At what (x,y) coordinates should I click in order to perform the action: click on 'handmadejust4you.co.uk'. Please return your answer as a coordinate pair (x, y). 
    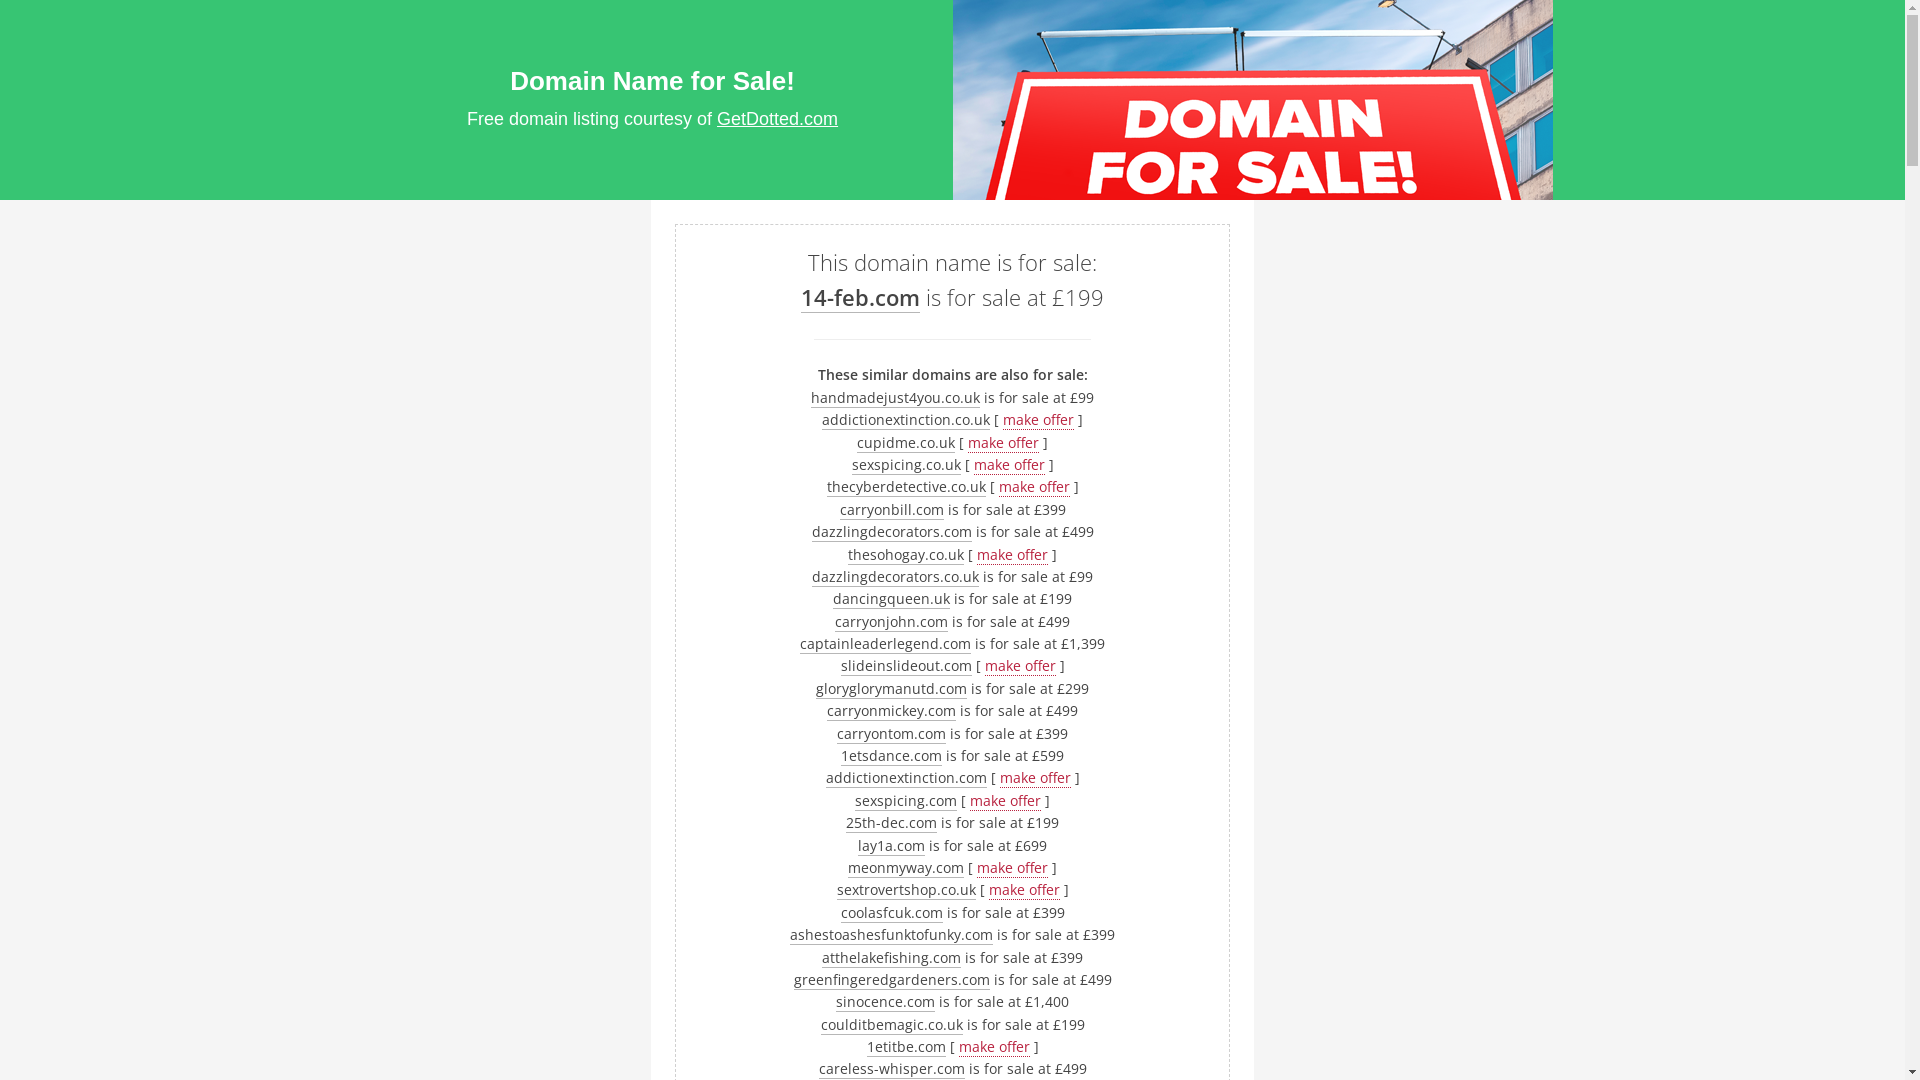
    Looking at the image, I should click on (894, 397).